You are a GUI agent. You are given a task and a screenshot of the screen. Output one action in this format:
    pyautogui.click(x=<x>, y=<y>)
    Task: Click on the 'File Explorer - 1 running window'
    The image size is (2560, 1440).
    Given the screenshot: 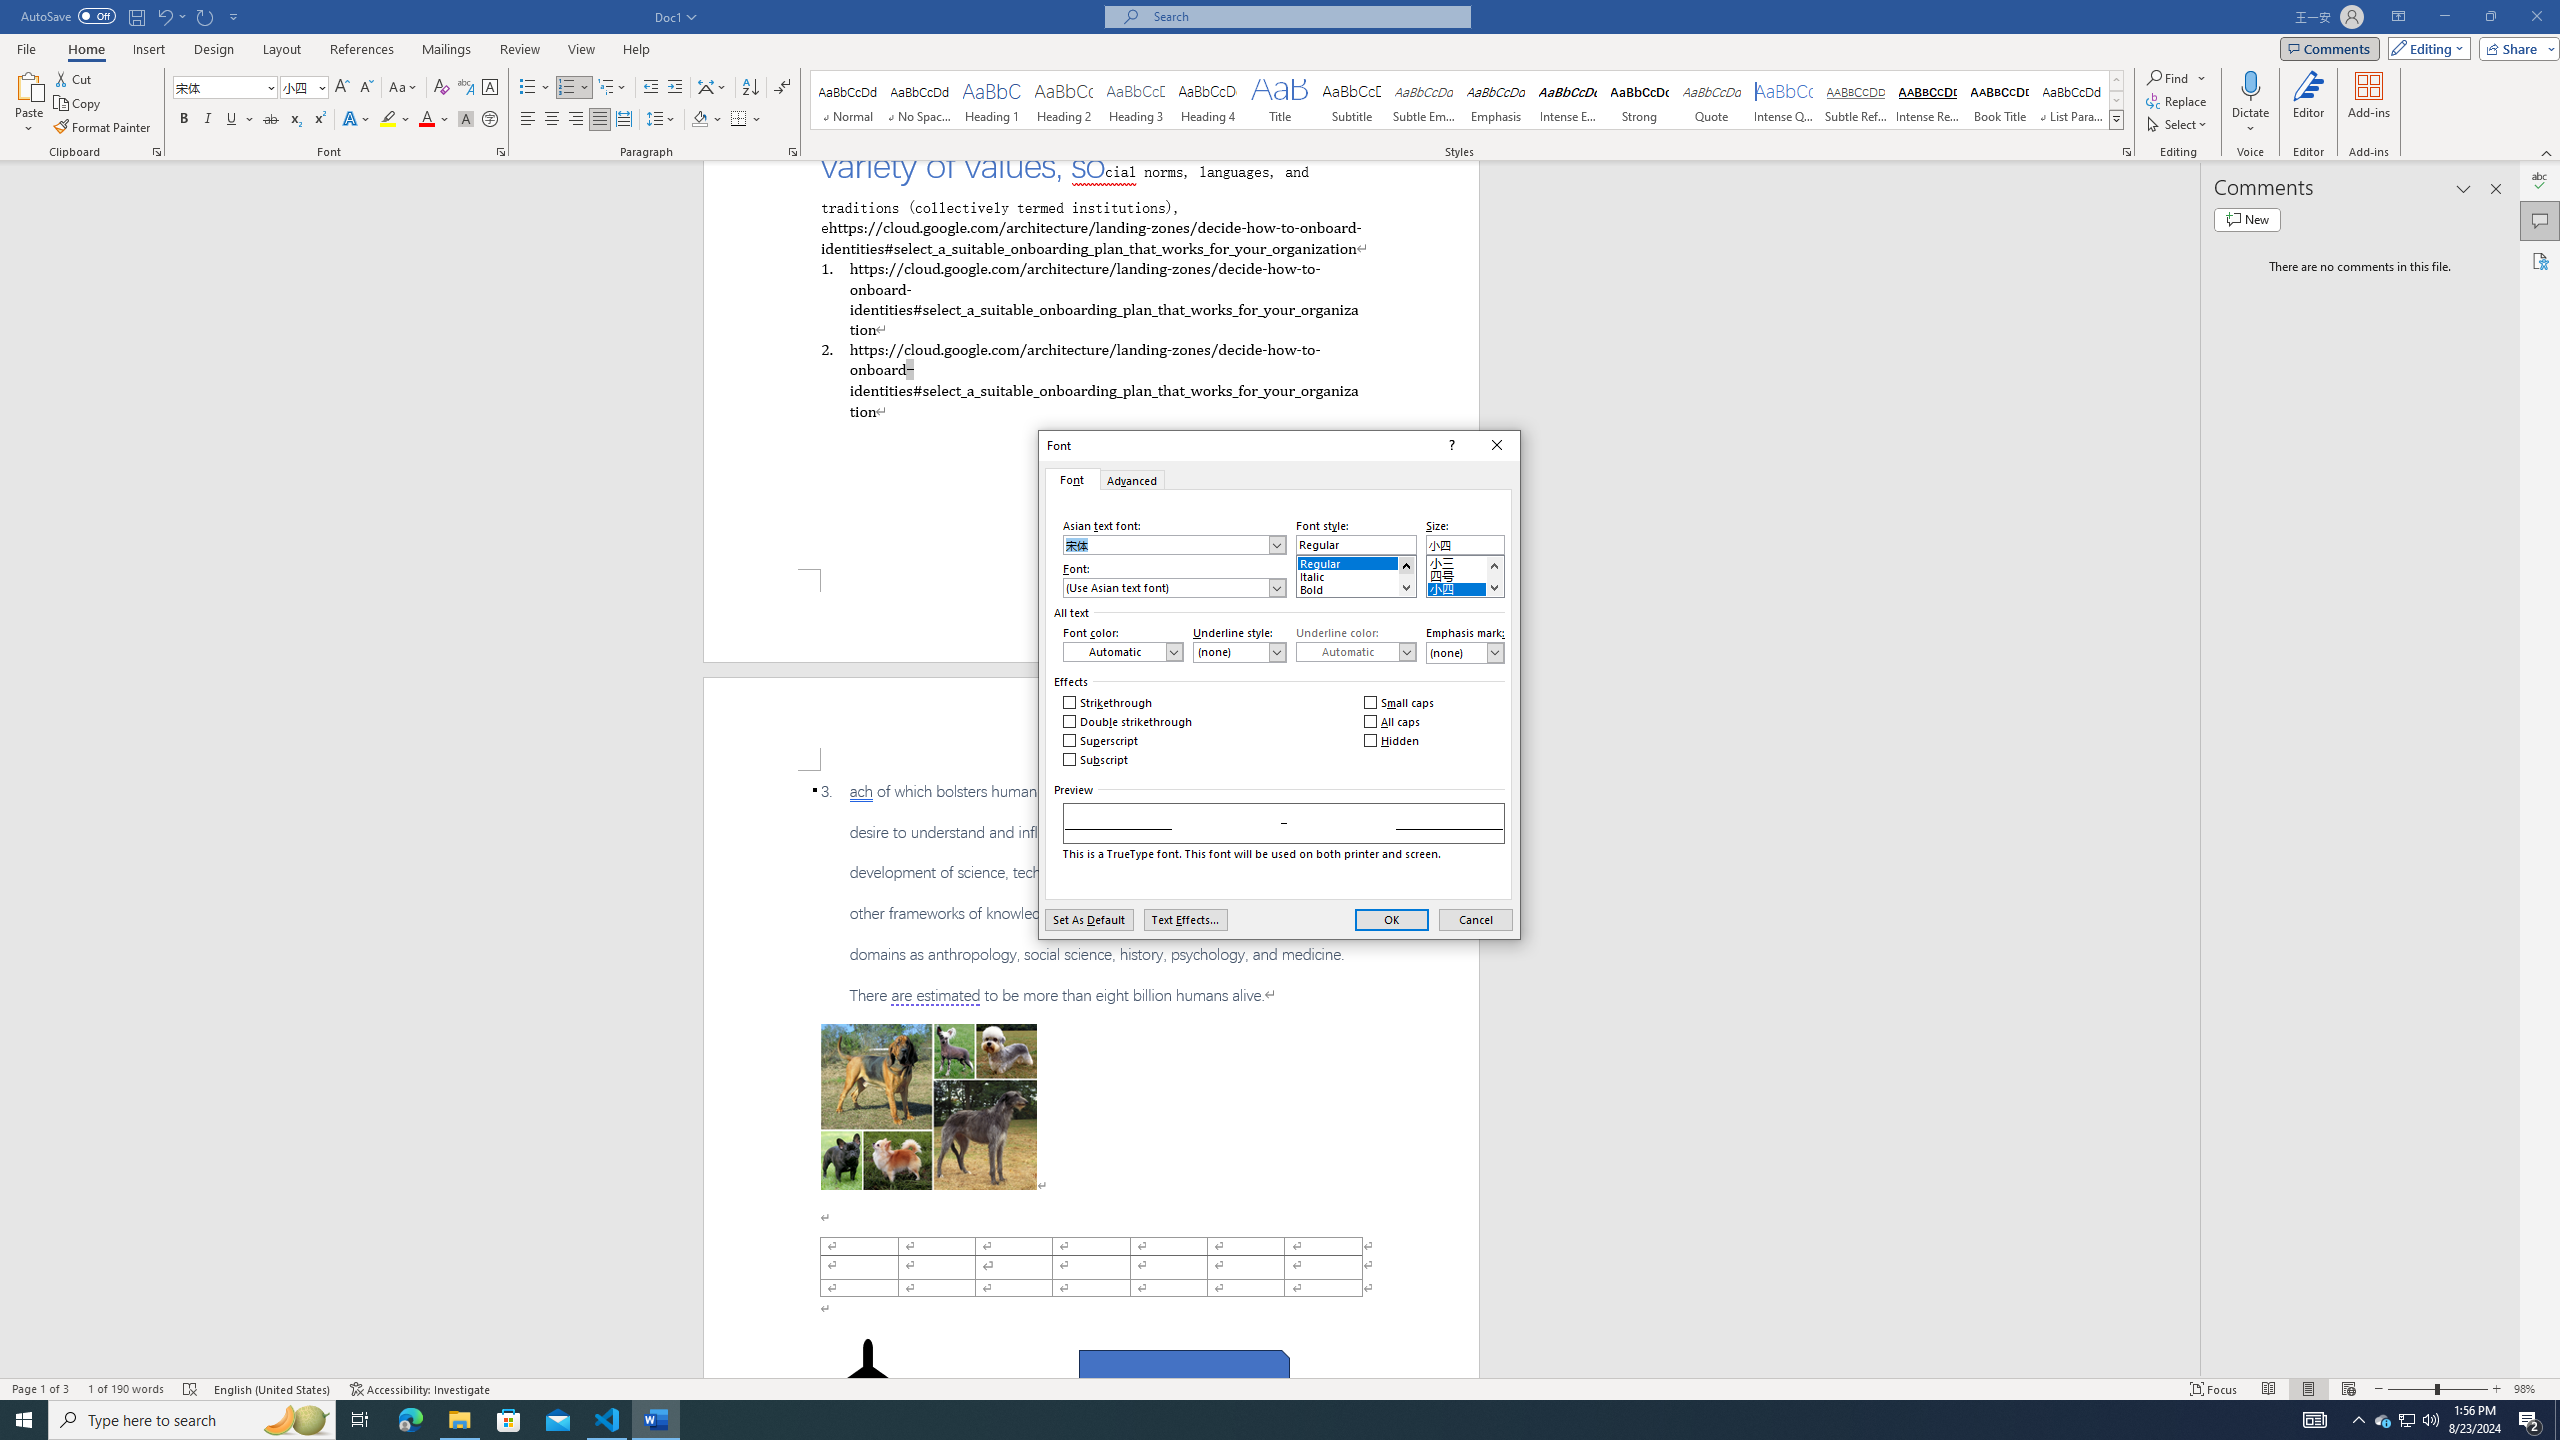 What is the action you would take?
    pyautogui.click(x=458, y=1418)
    